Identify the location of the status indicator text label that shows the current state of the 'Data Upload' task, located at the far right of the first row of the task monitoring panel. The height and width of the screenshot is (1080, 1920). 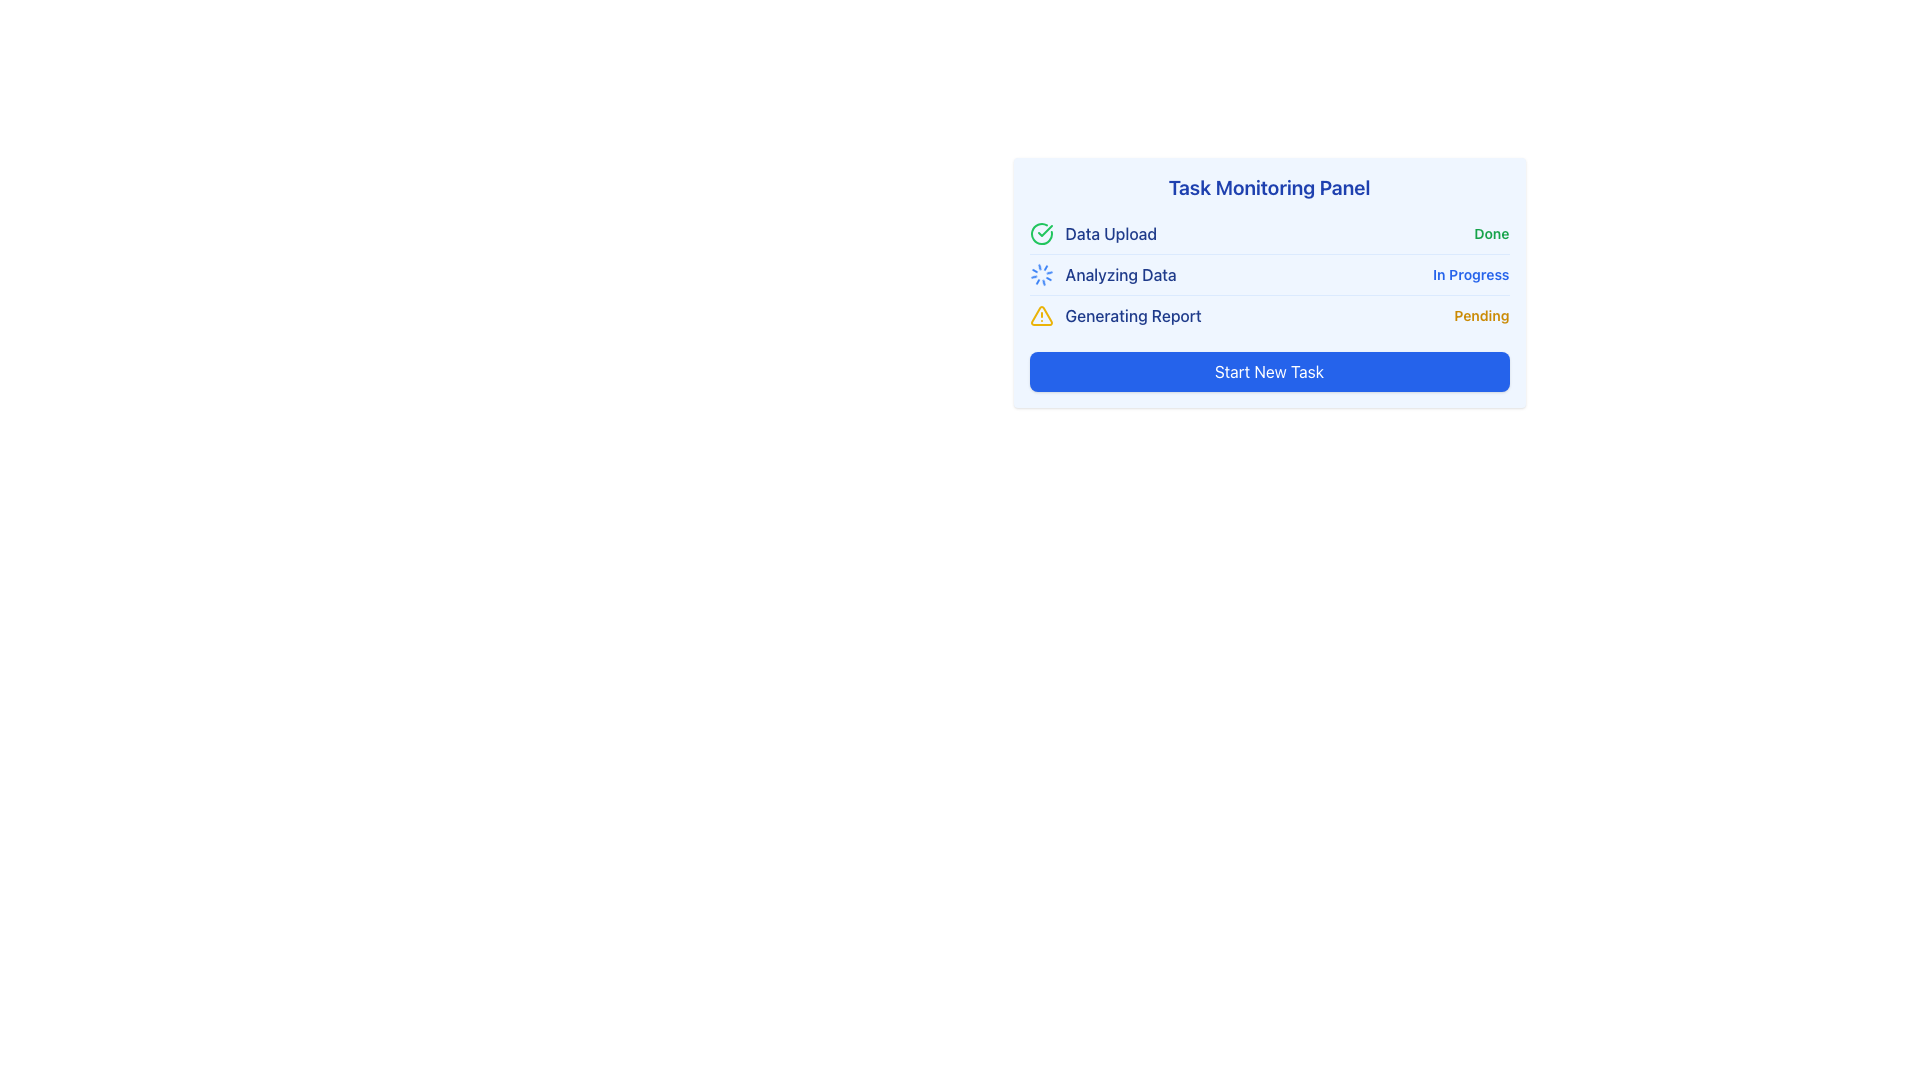
(1491, 233).